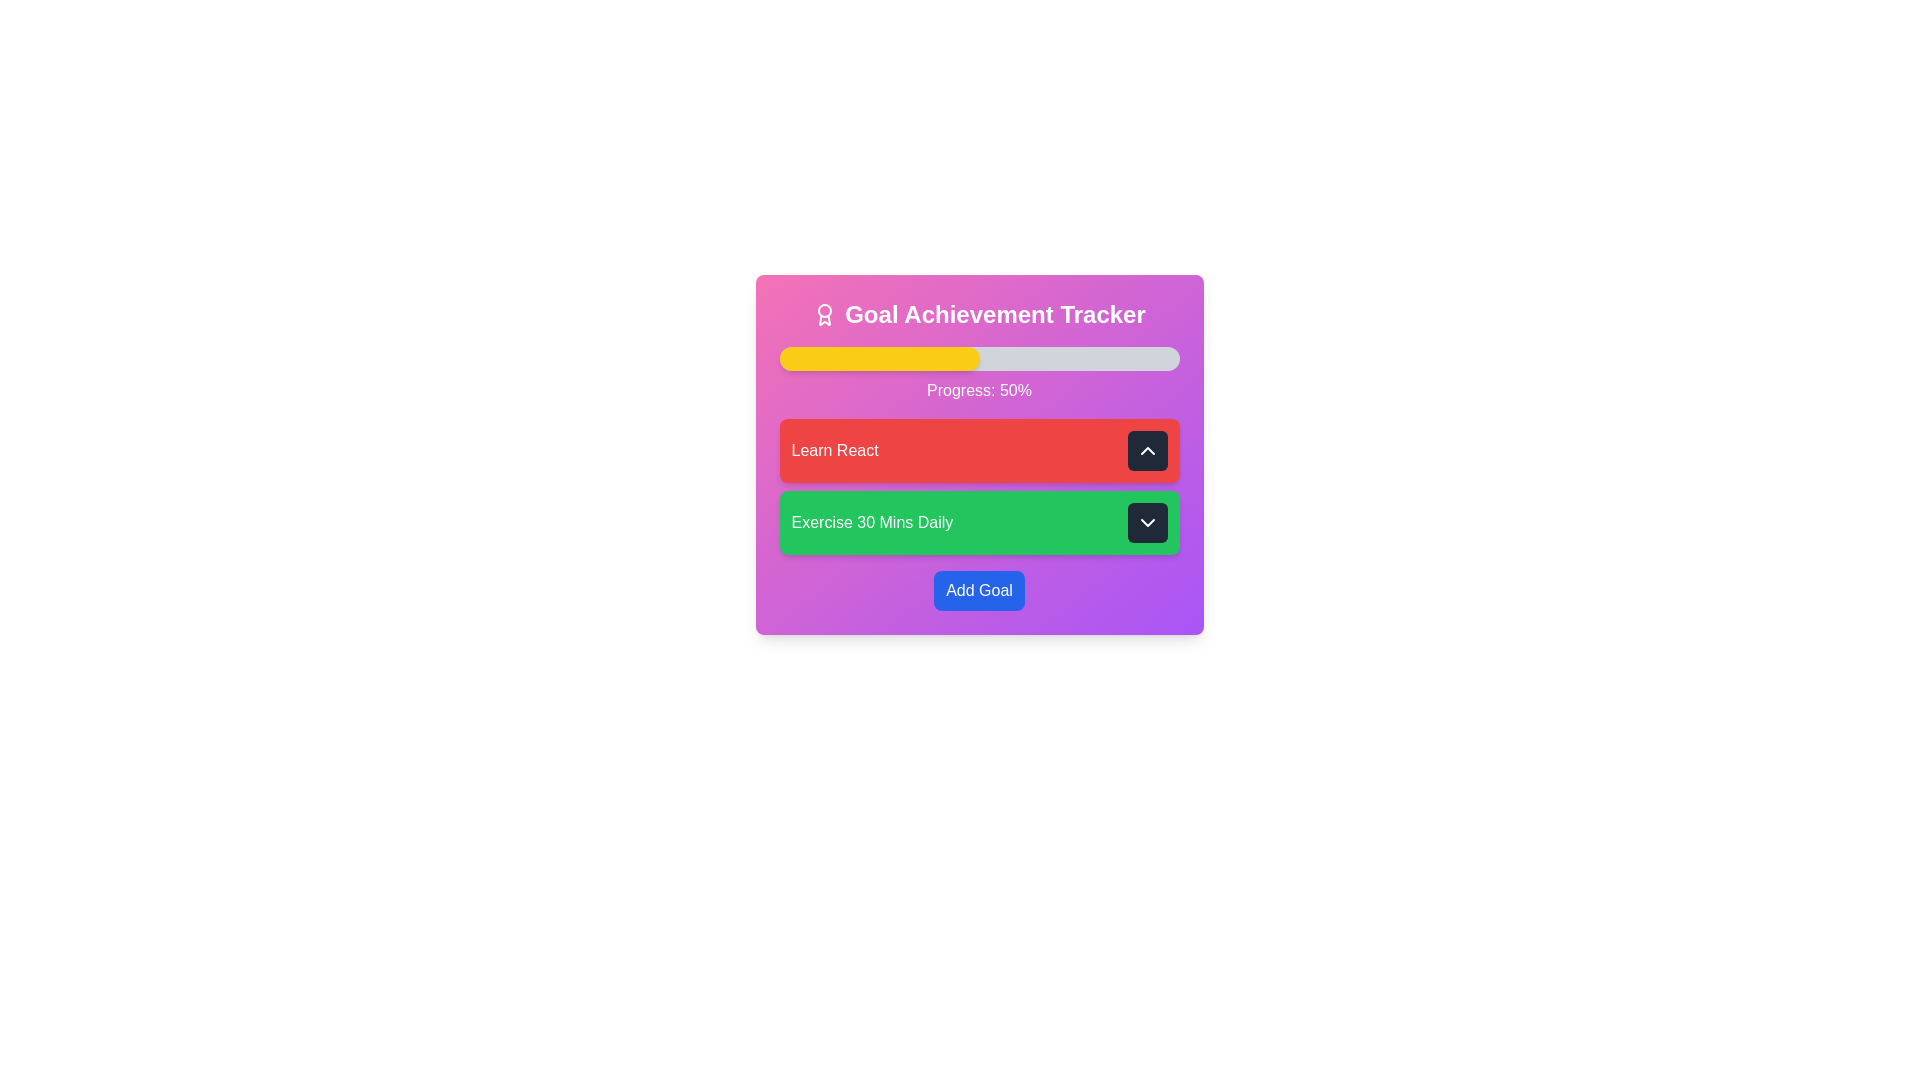  What do you see at coordinates (872, 522) in the screenshot?
I see `the non-interactive text label that displays the title or description of a task in the green box of the goal tracker interface to observe any hover effects` at bounding box center [872, 522].